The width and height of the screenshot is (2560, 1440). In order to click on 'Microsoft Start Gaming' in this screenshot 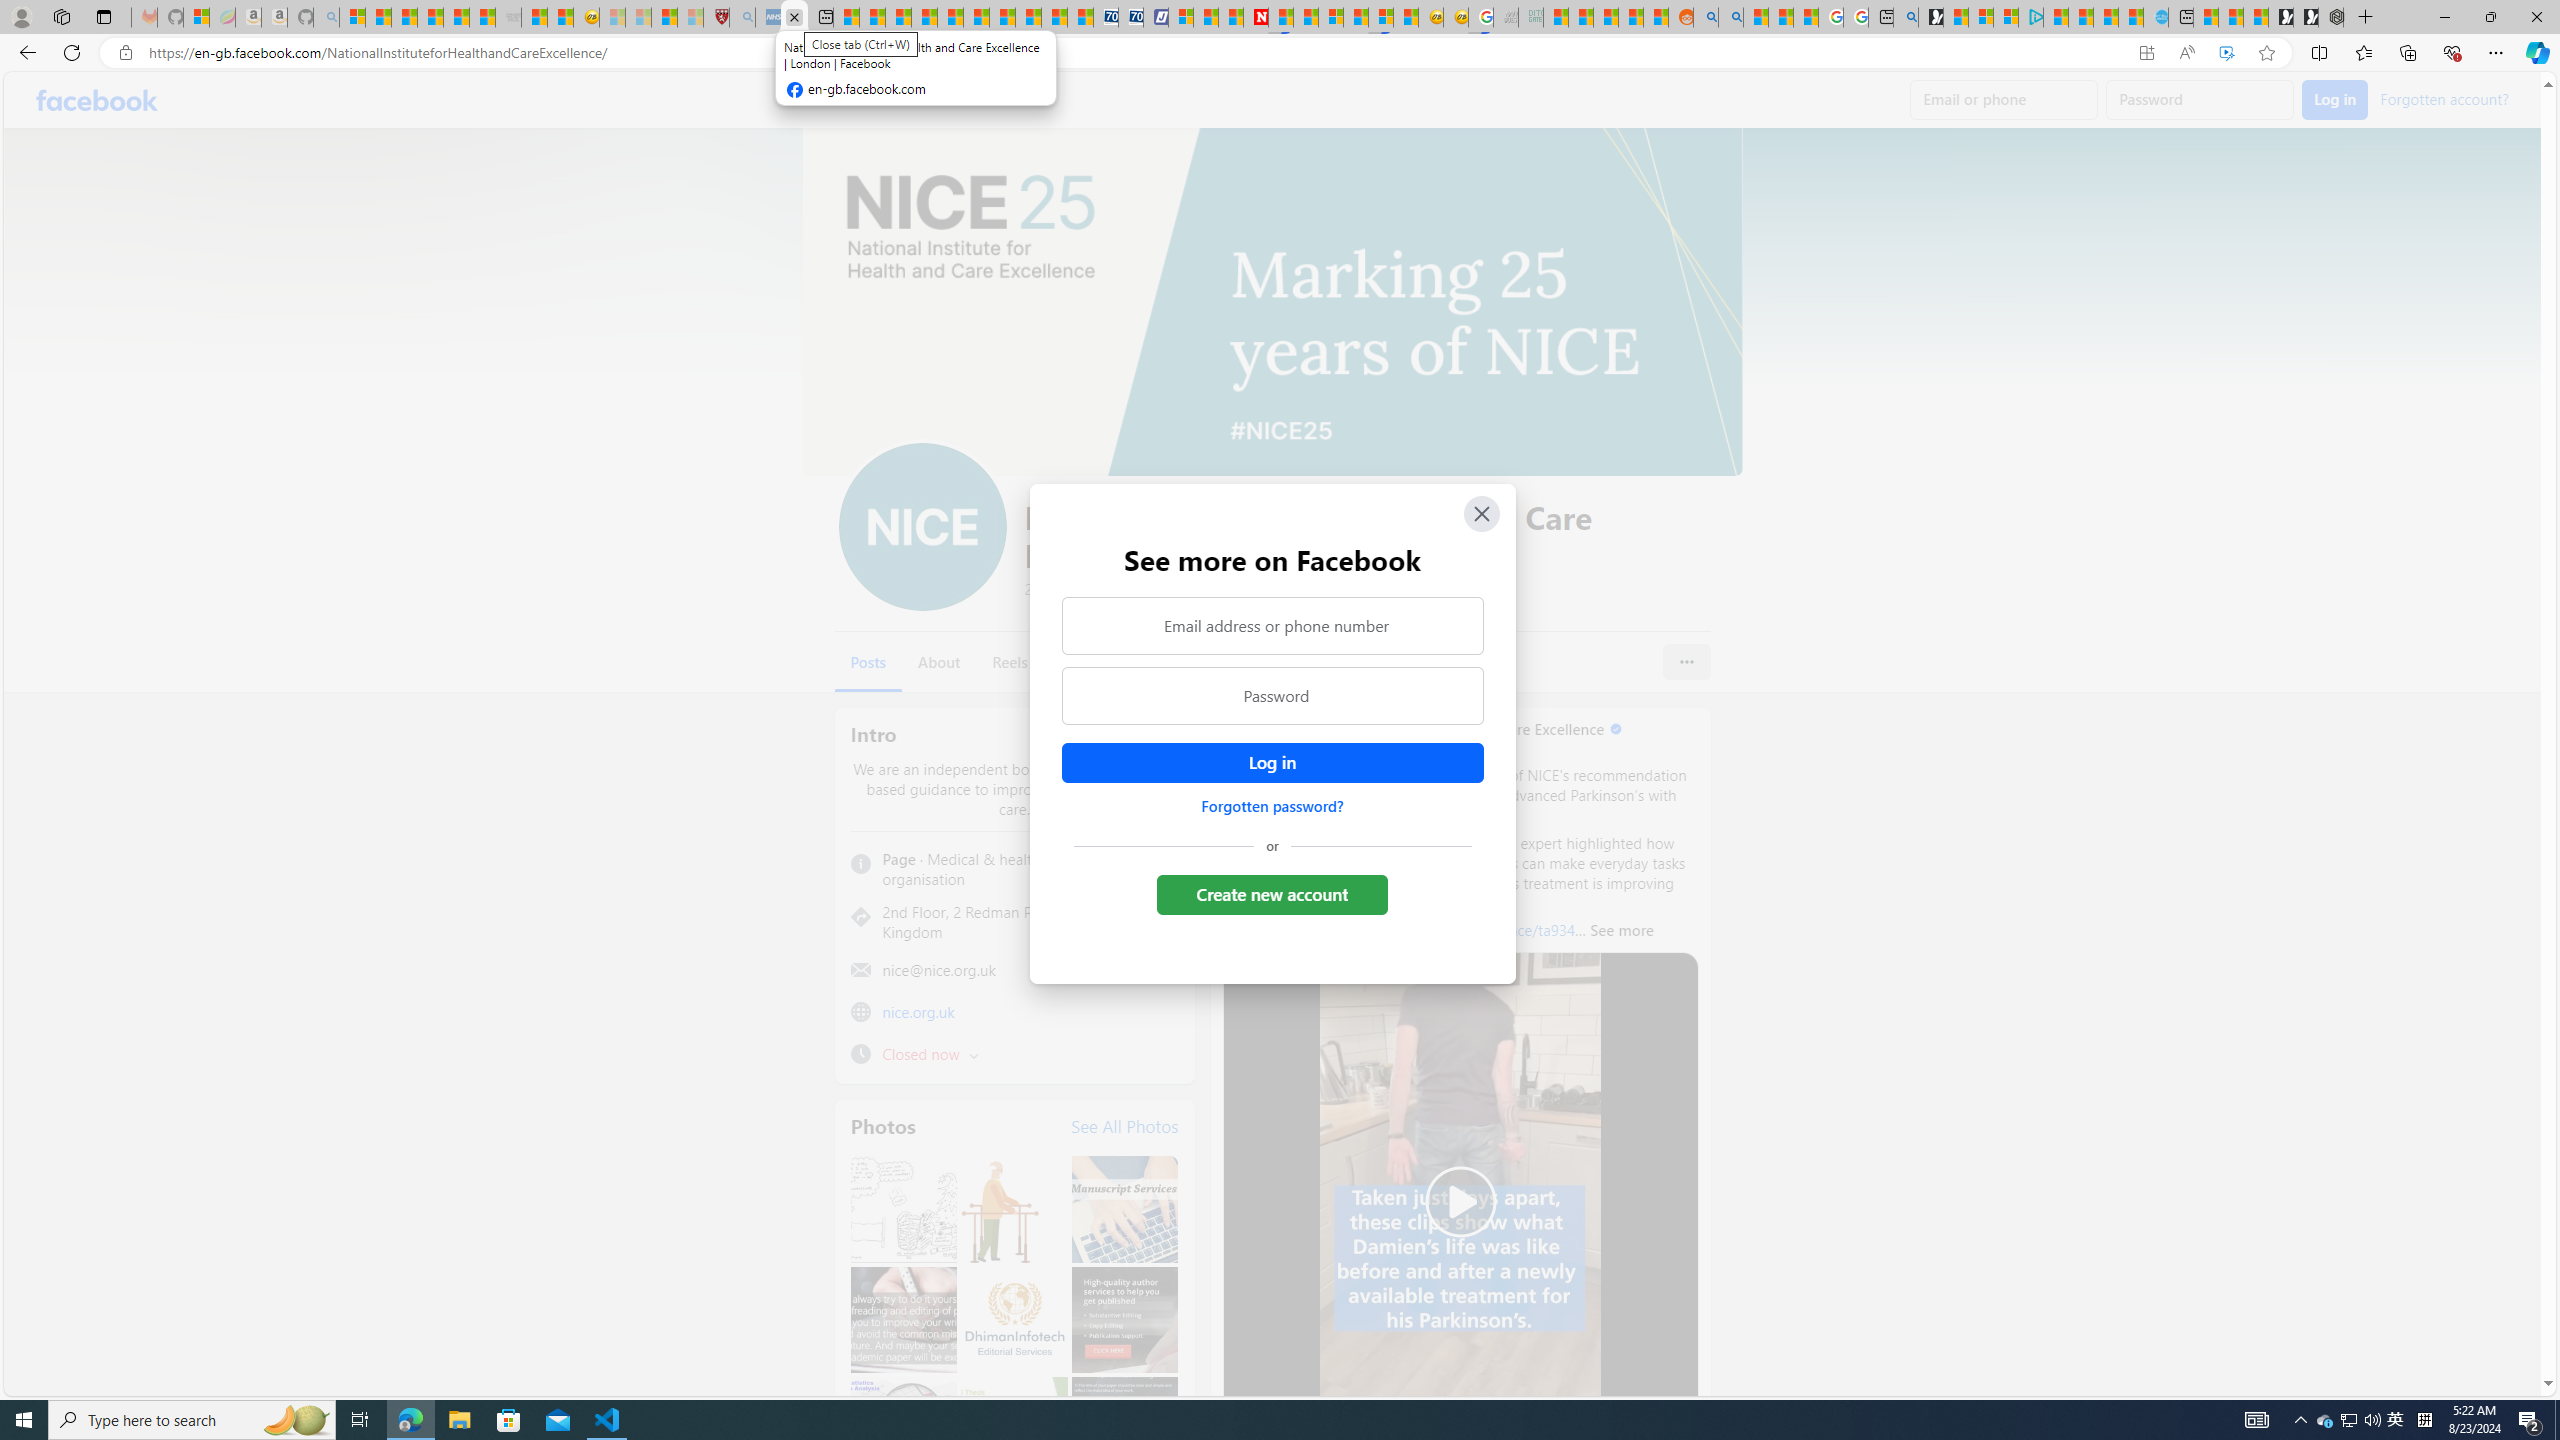, I will do `click(1929, 16)`.